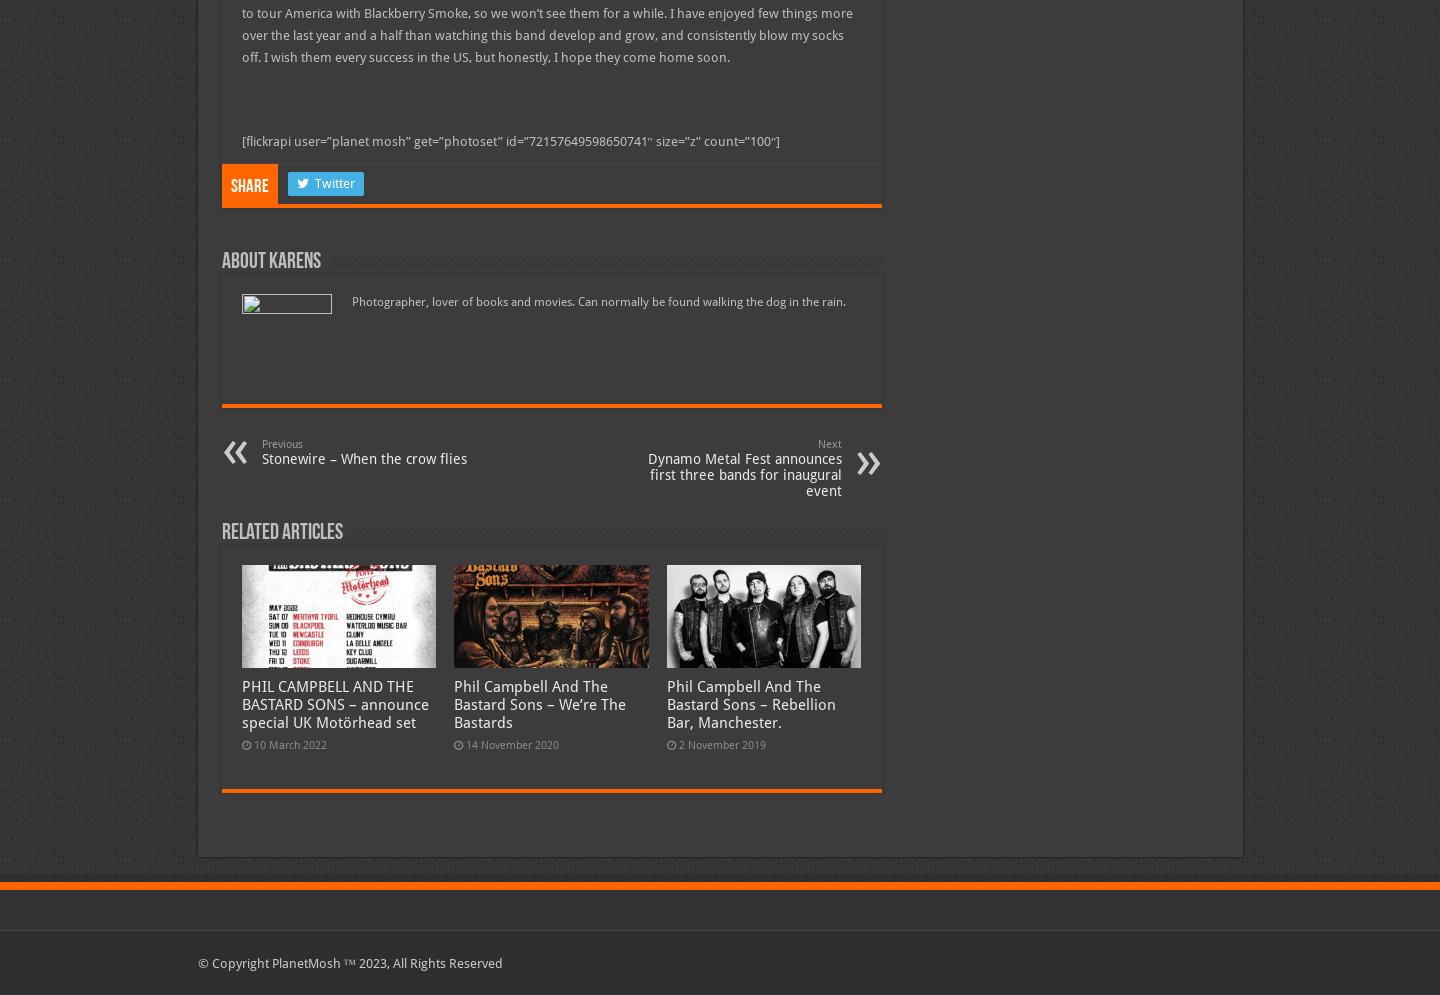 Image resolution: width=1440 pixels, height=995 pixels. What do you see at coordinates (334, 704) in the screenshot?
I see `'PHIL CAMPBELL AND THE BASTARD SONS – announce special UK Motörhead set'` at bounding box center [334, 704].